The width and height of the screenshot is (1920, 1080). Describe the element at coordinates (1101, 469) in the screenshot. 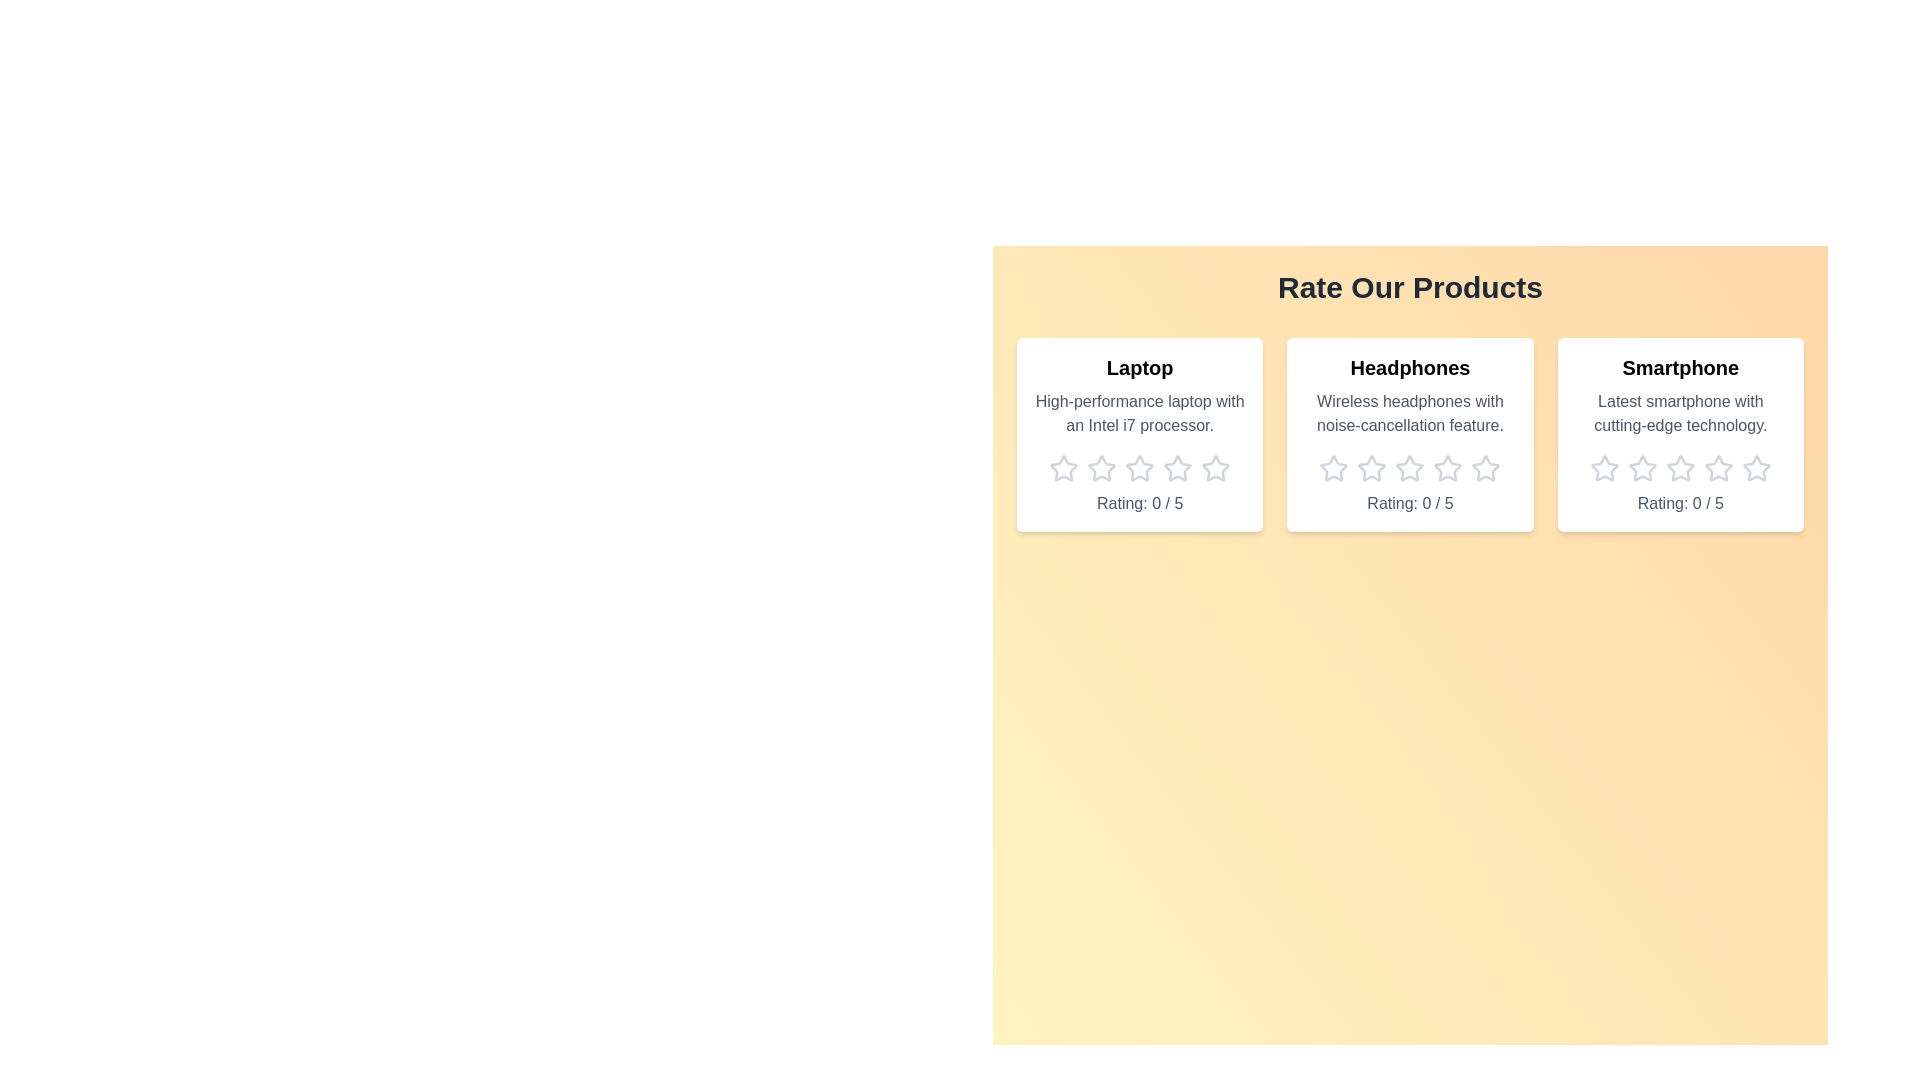

I see `the star icon corresponding to 2 stars for the product Laptop` at that location.